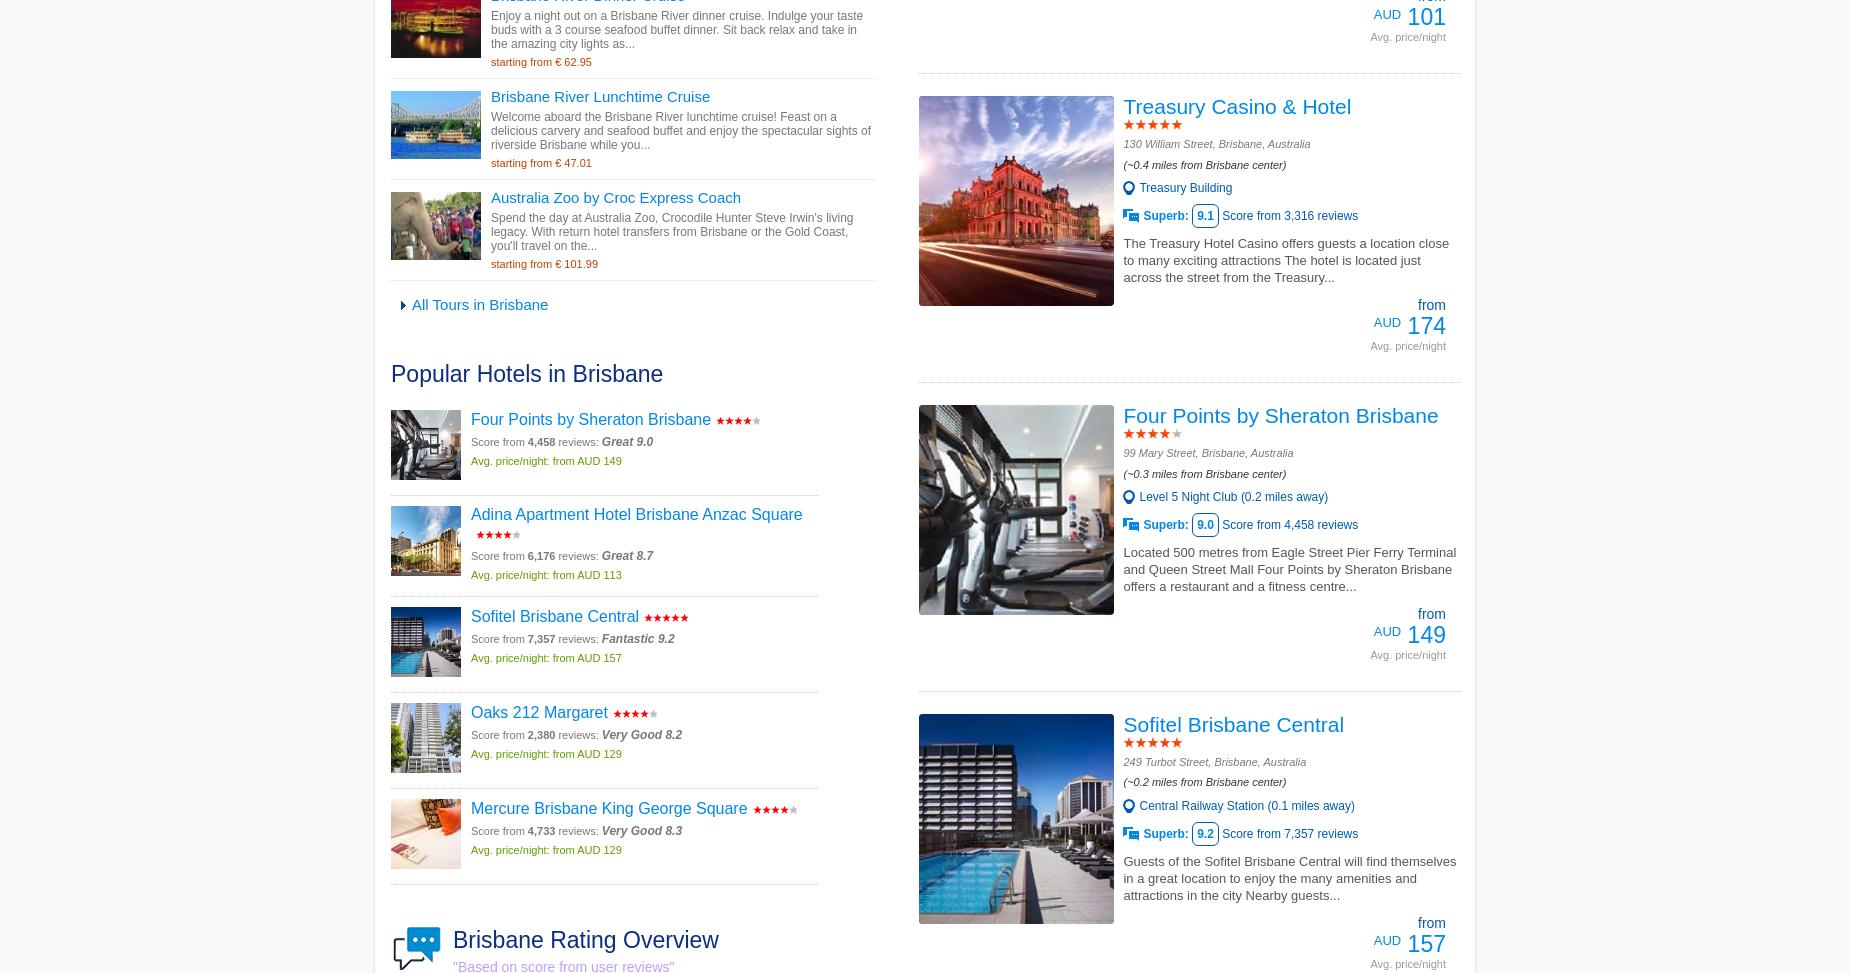  Describe the element at coordinates (1121, 105) in the screenshot. I see `'Treasury Casino & Hotel'` at that location.